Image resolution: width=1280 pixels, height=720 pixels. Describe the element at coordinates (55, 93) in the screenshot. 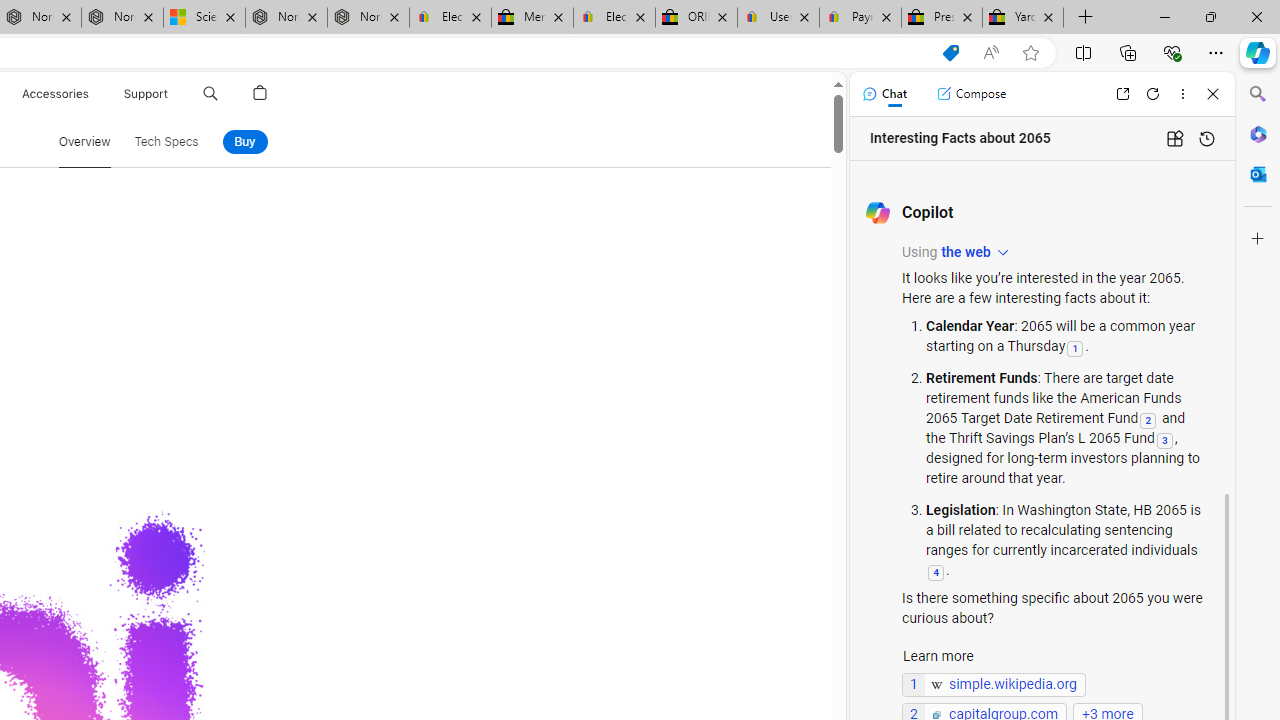

I see `'Accessories'` at that location.